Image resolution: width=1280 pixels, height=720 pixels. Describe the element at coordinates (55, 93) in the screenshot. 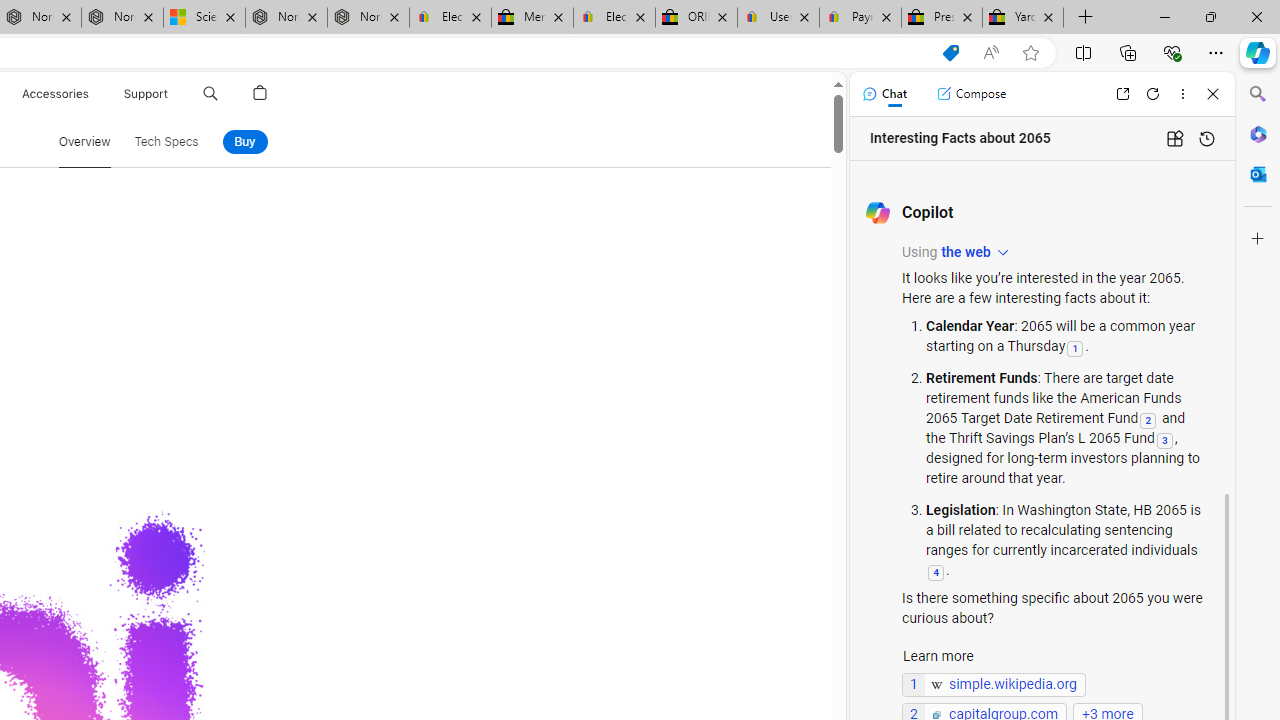

I see `'Accessories'` at that location.